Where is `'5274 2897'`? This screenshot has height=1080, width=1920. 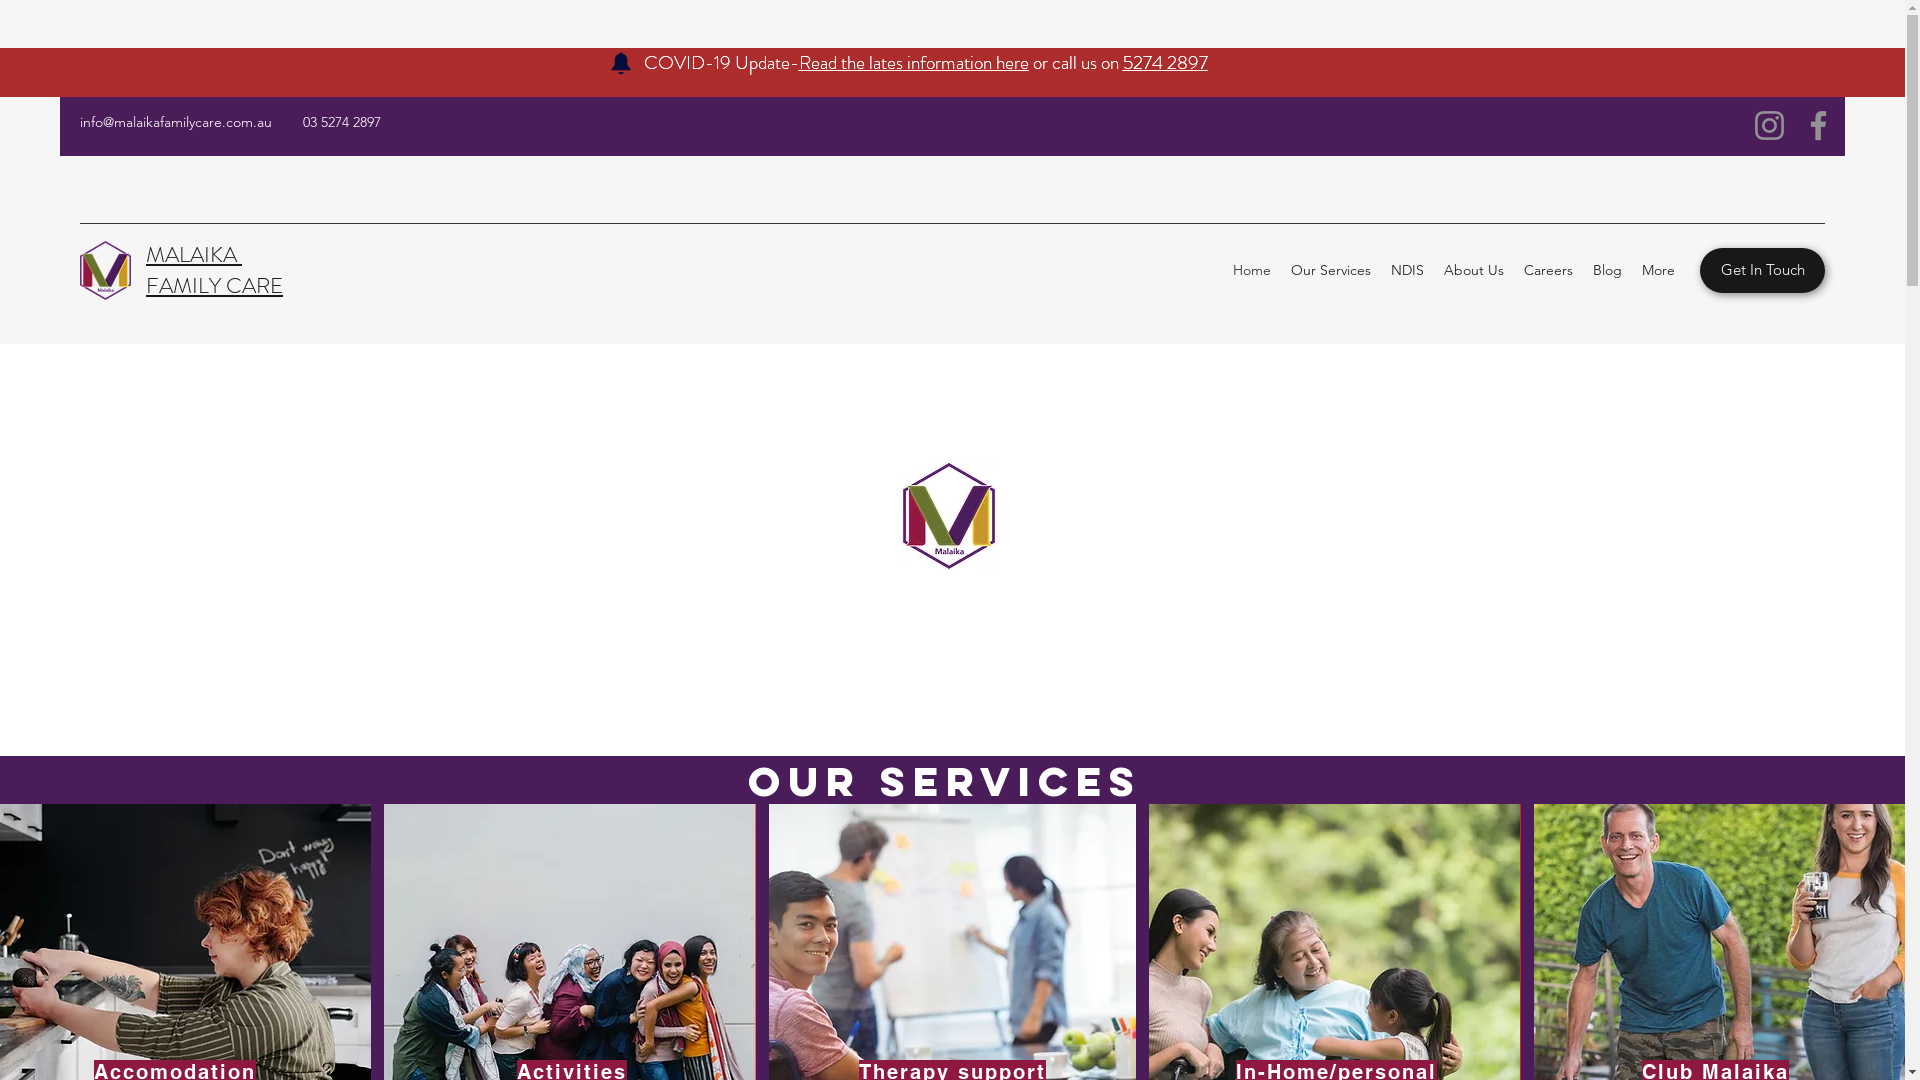
'5274 2897' is located at coordinates (1122, 61).